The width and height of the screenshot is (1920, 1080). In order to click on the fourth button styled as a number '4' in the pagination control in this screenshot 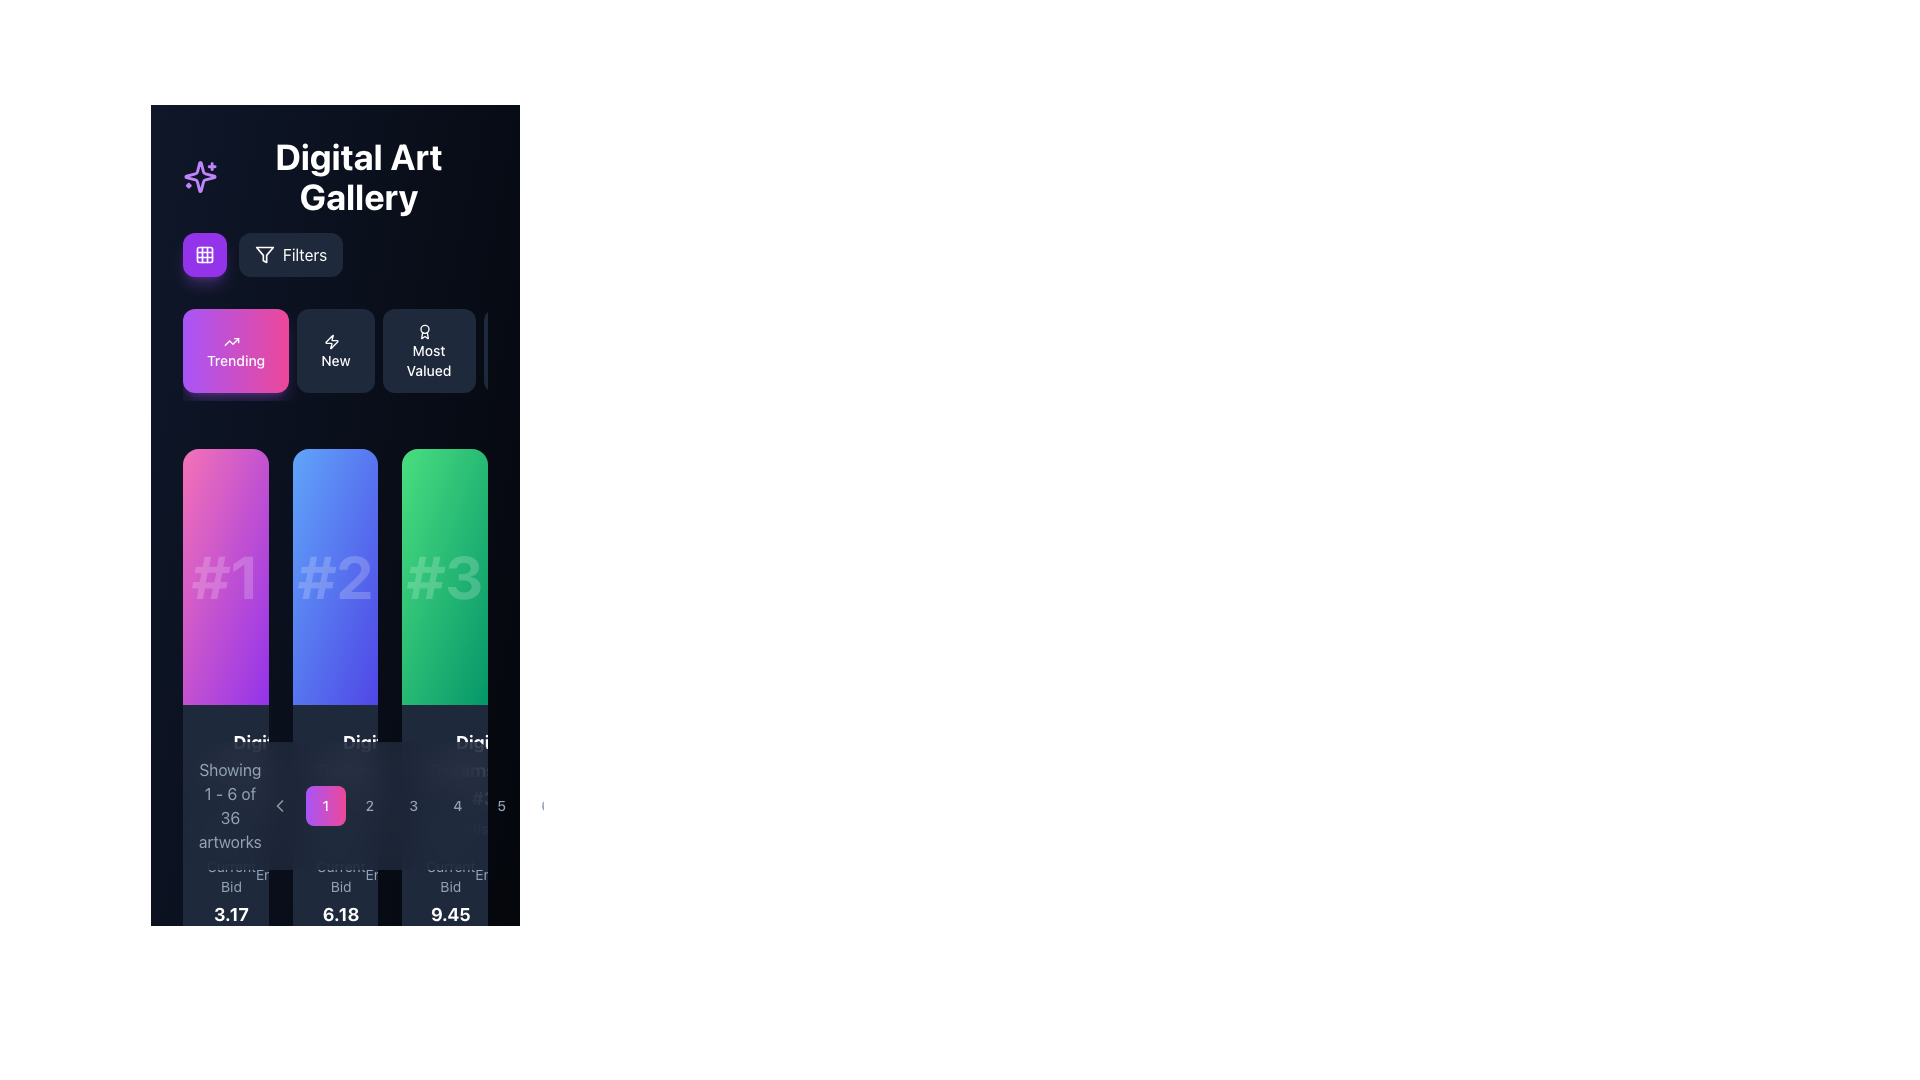, I will do `click(434, 805)`.